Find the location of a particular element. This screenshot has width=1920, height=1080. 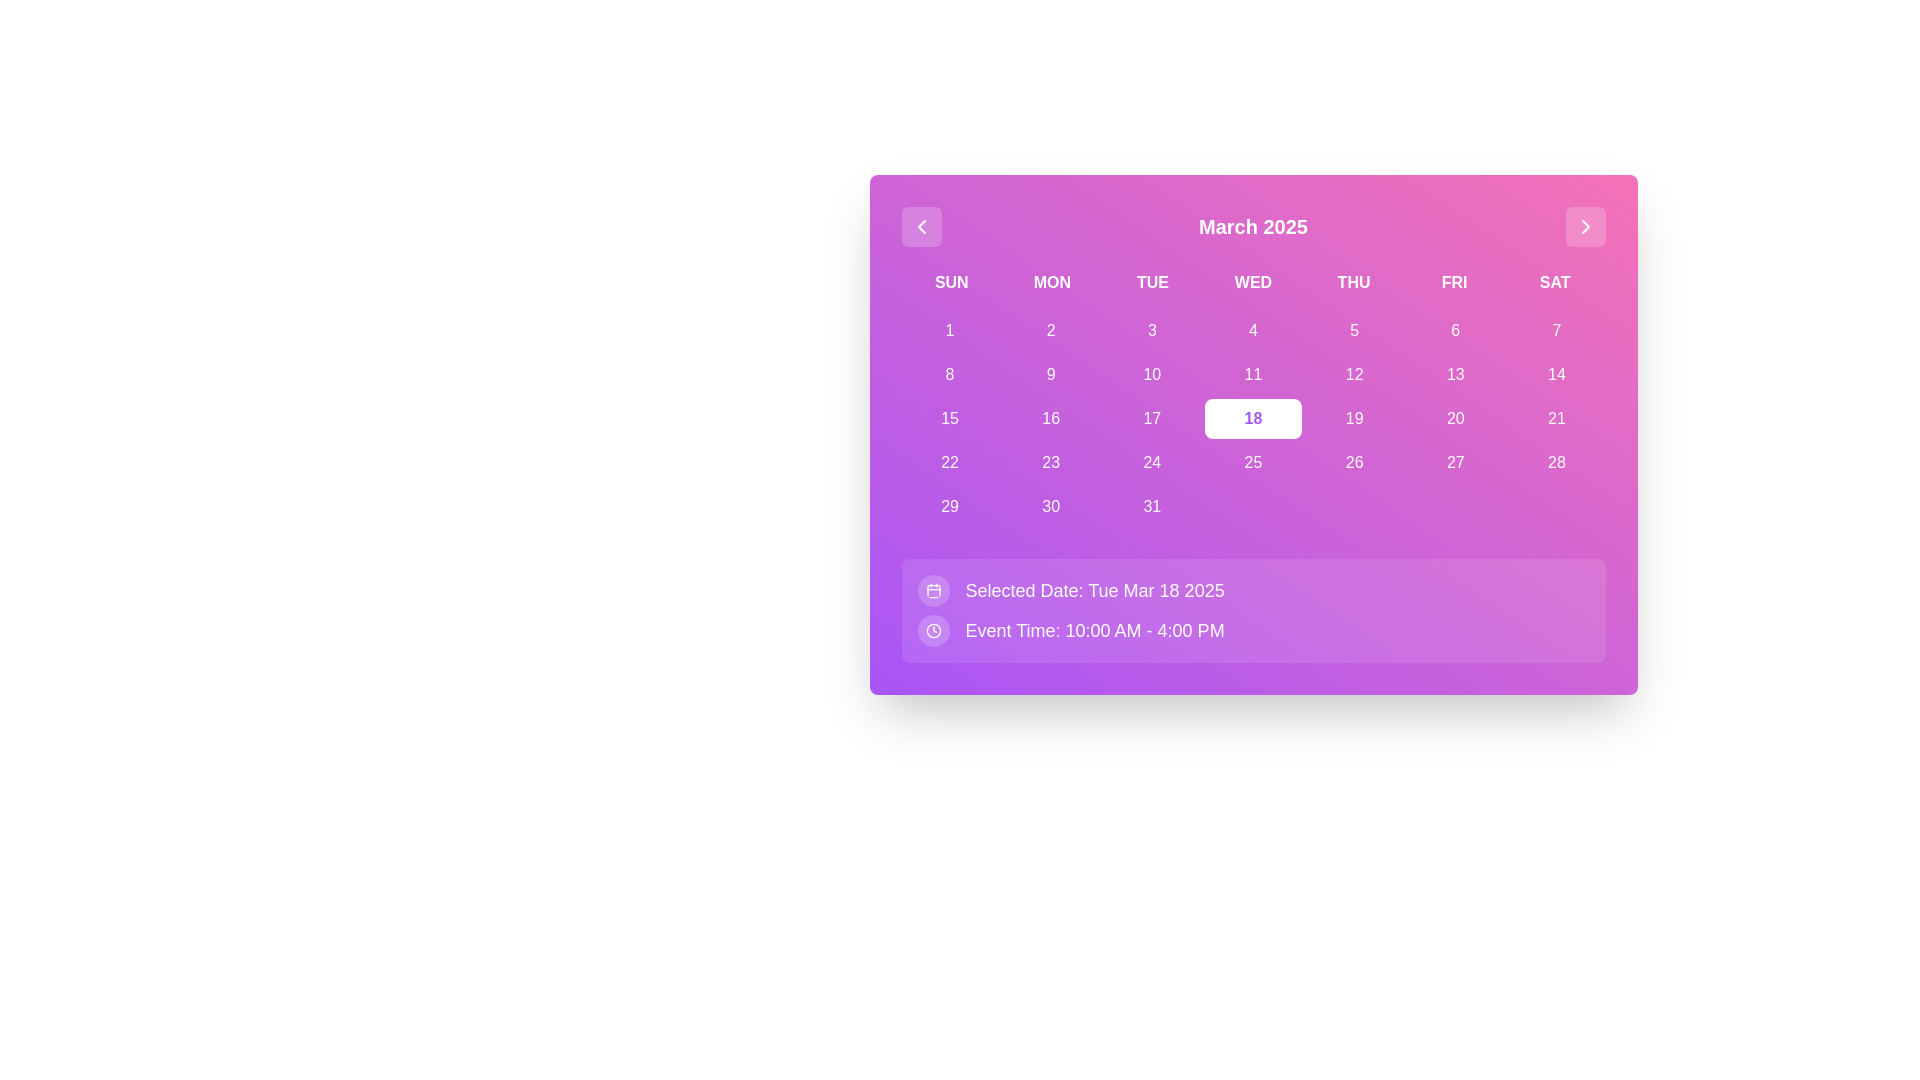

the navigation control icon located in the top-right area of the calendar interface is located at coordinates (1584, 226).